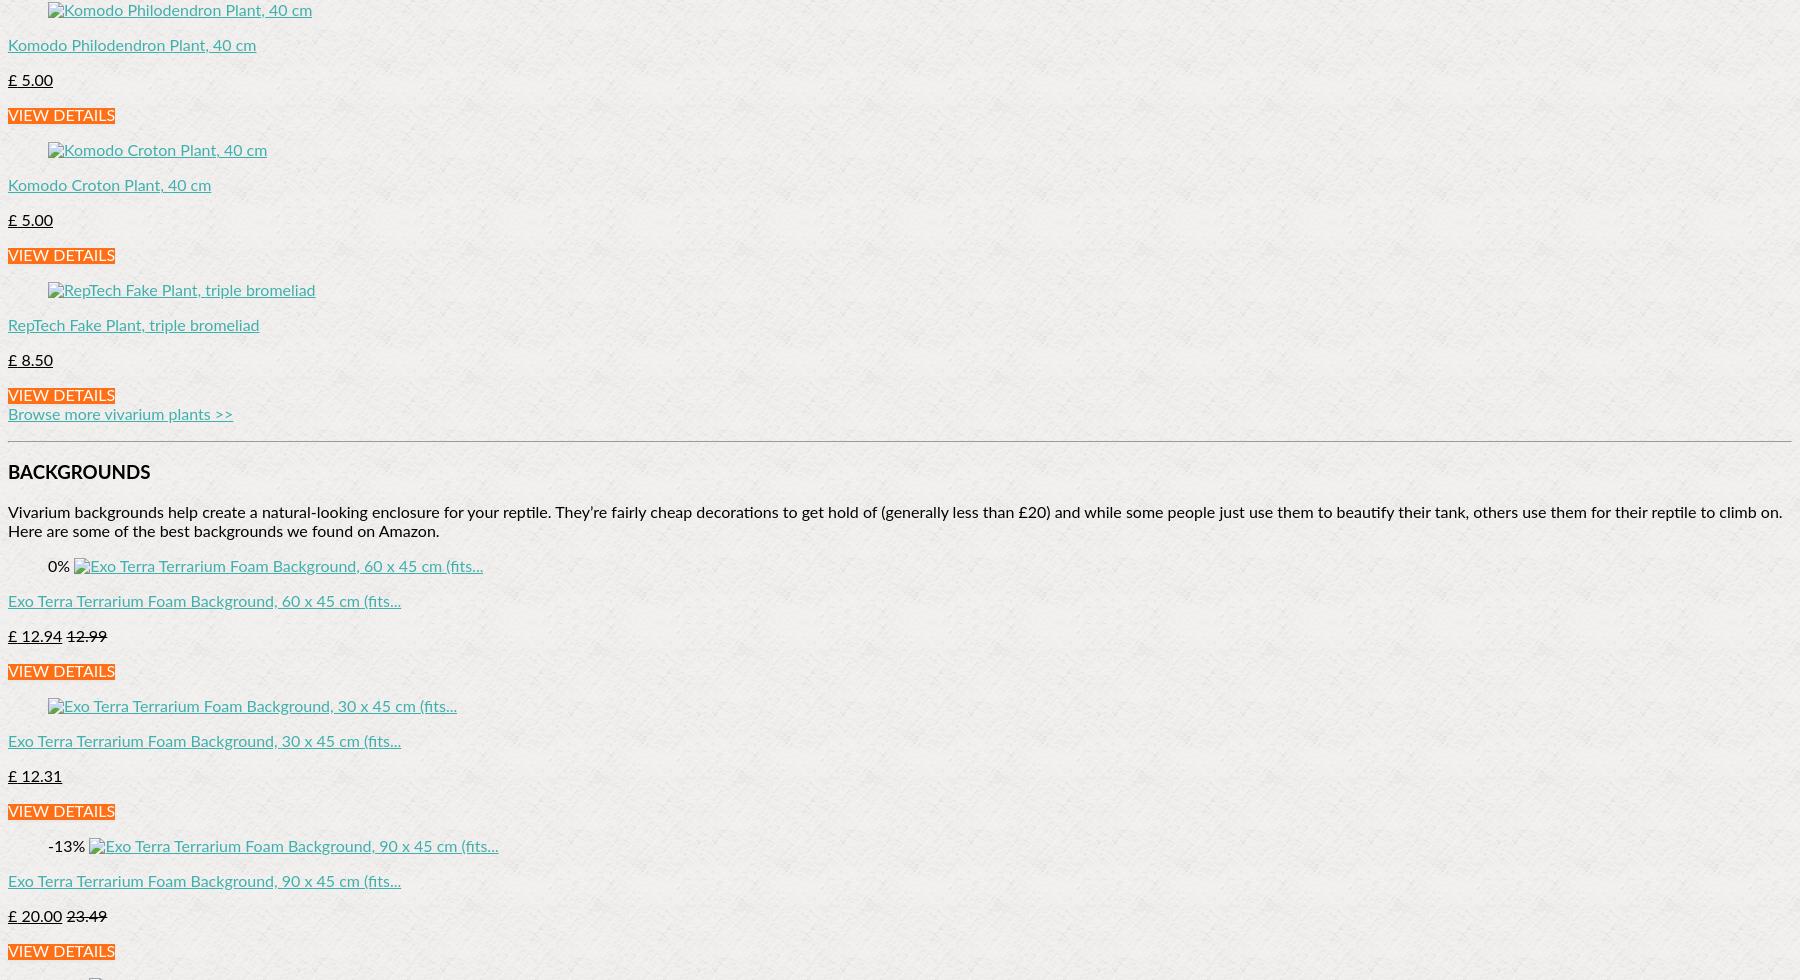 The width and height of the screenshot is (1800, 980). Describe the element at coordinates (133, 326) in the screenshot. I see `'RepTech Fake Plant, triple bromeliad'` at that location.